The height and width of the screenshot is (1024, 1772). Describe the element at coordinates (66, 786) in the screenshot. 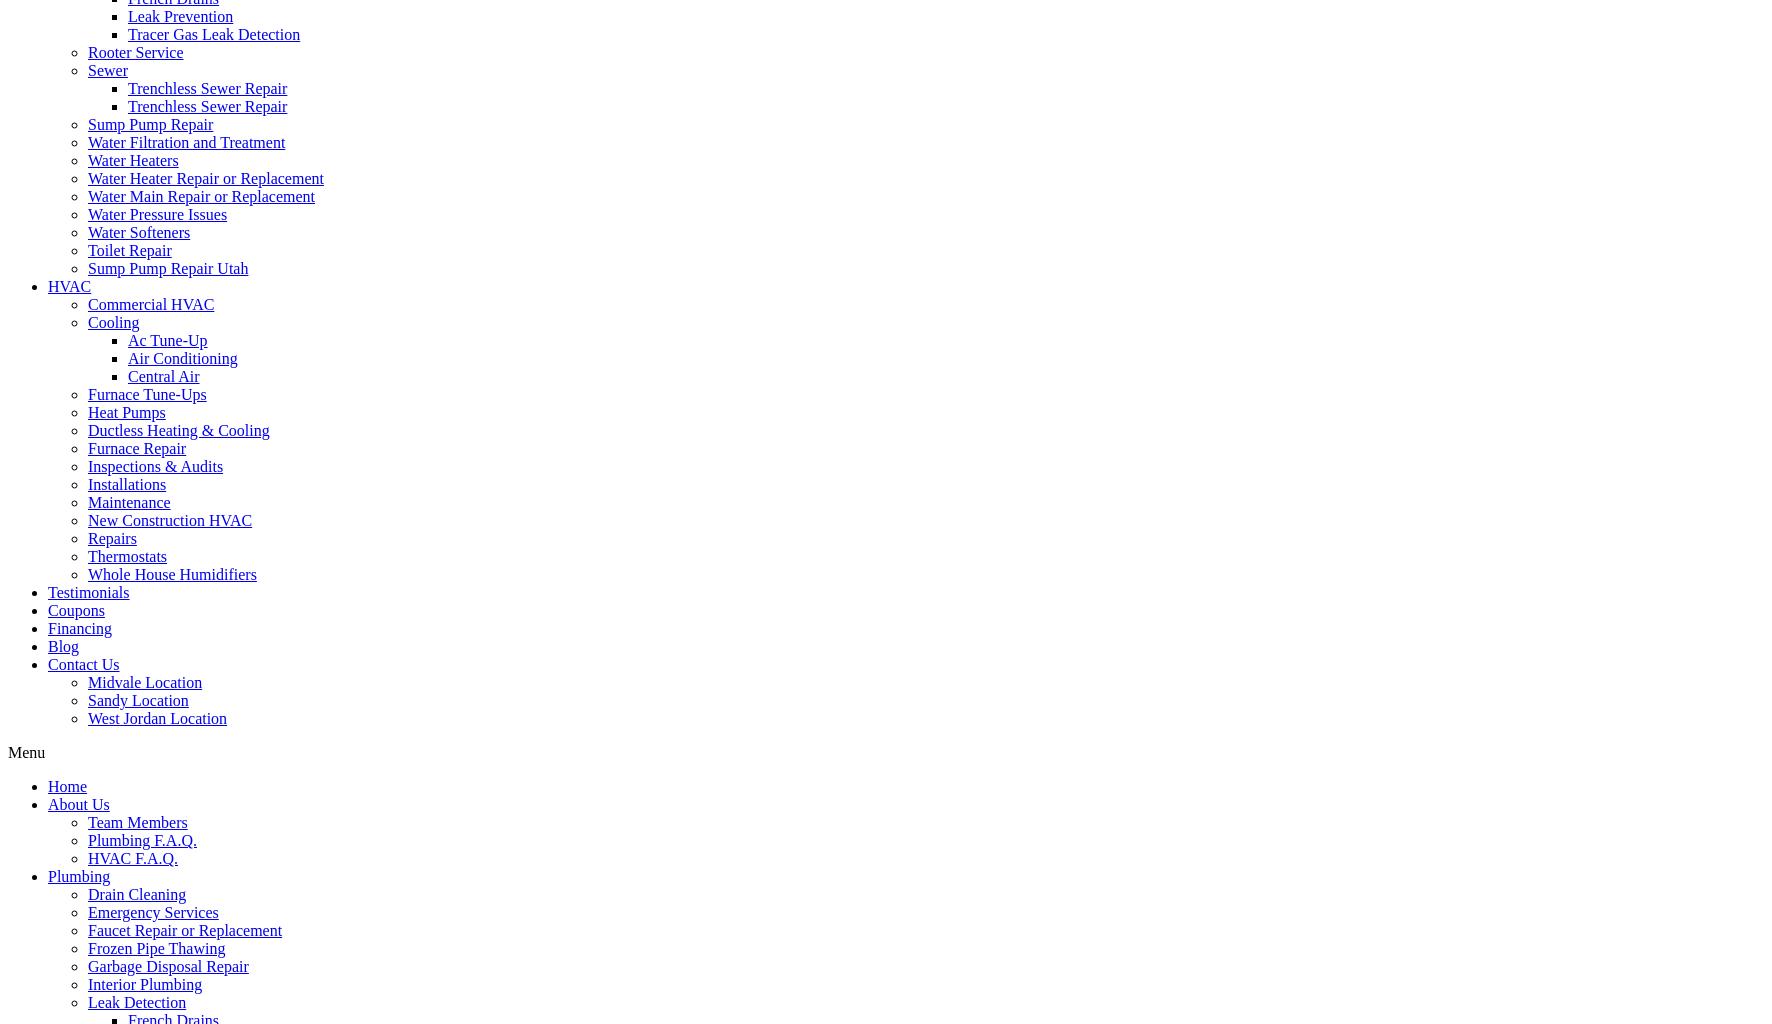

I see `'Home'` at that location.